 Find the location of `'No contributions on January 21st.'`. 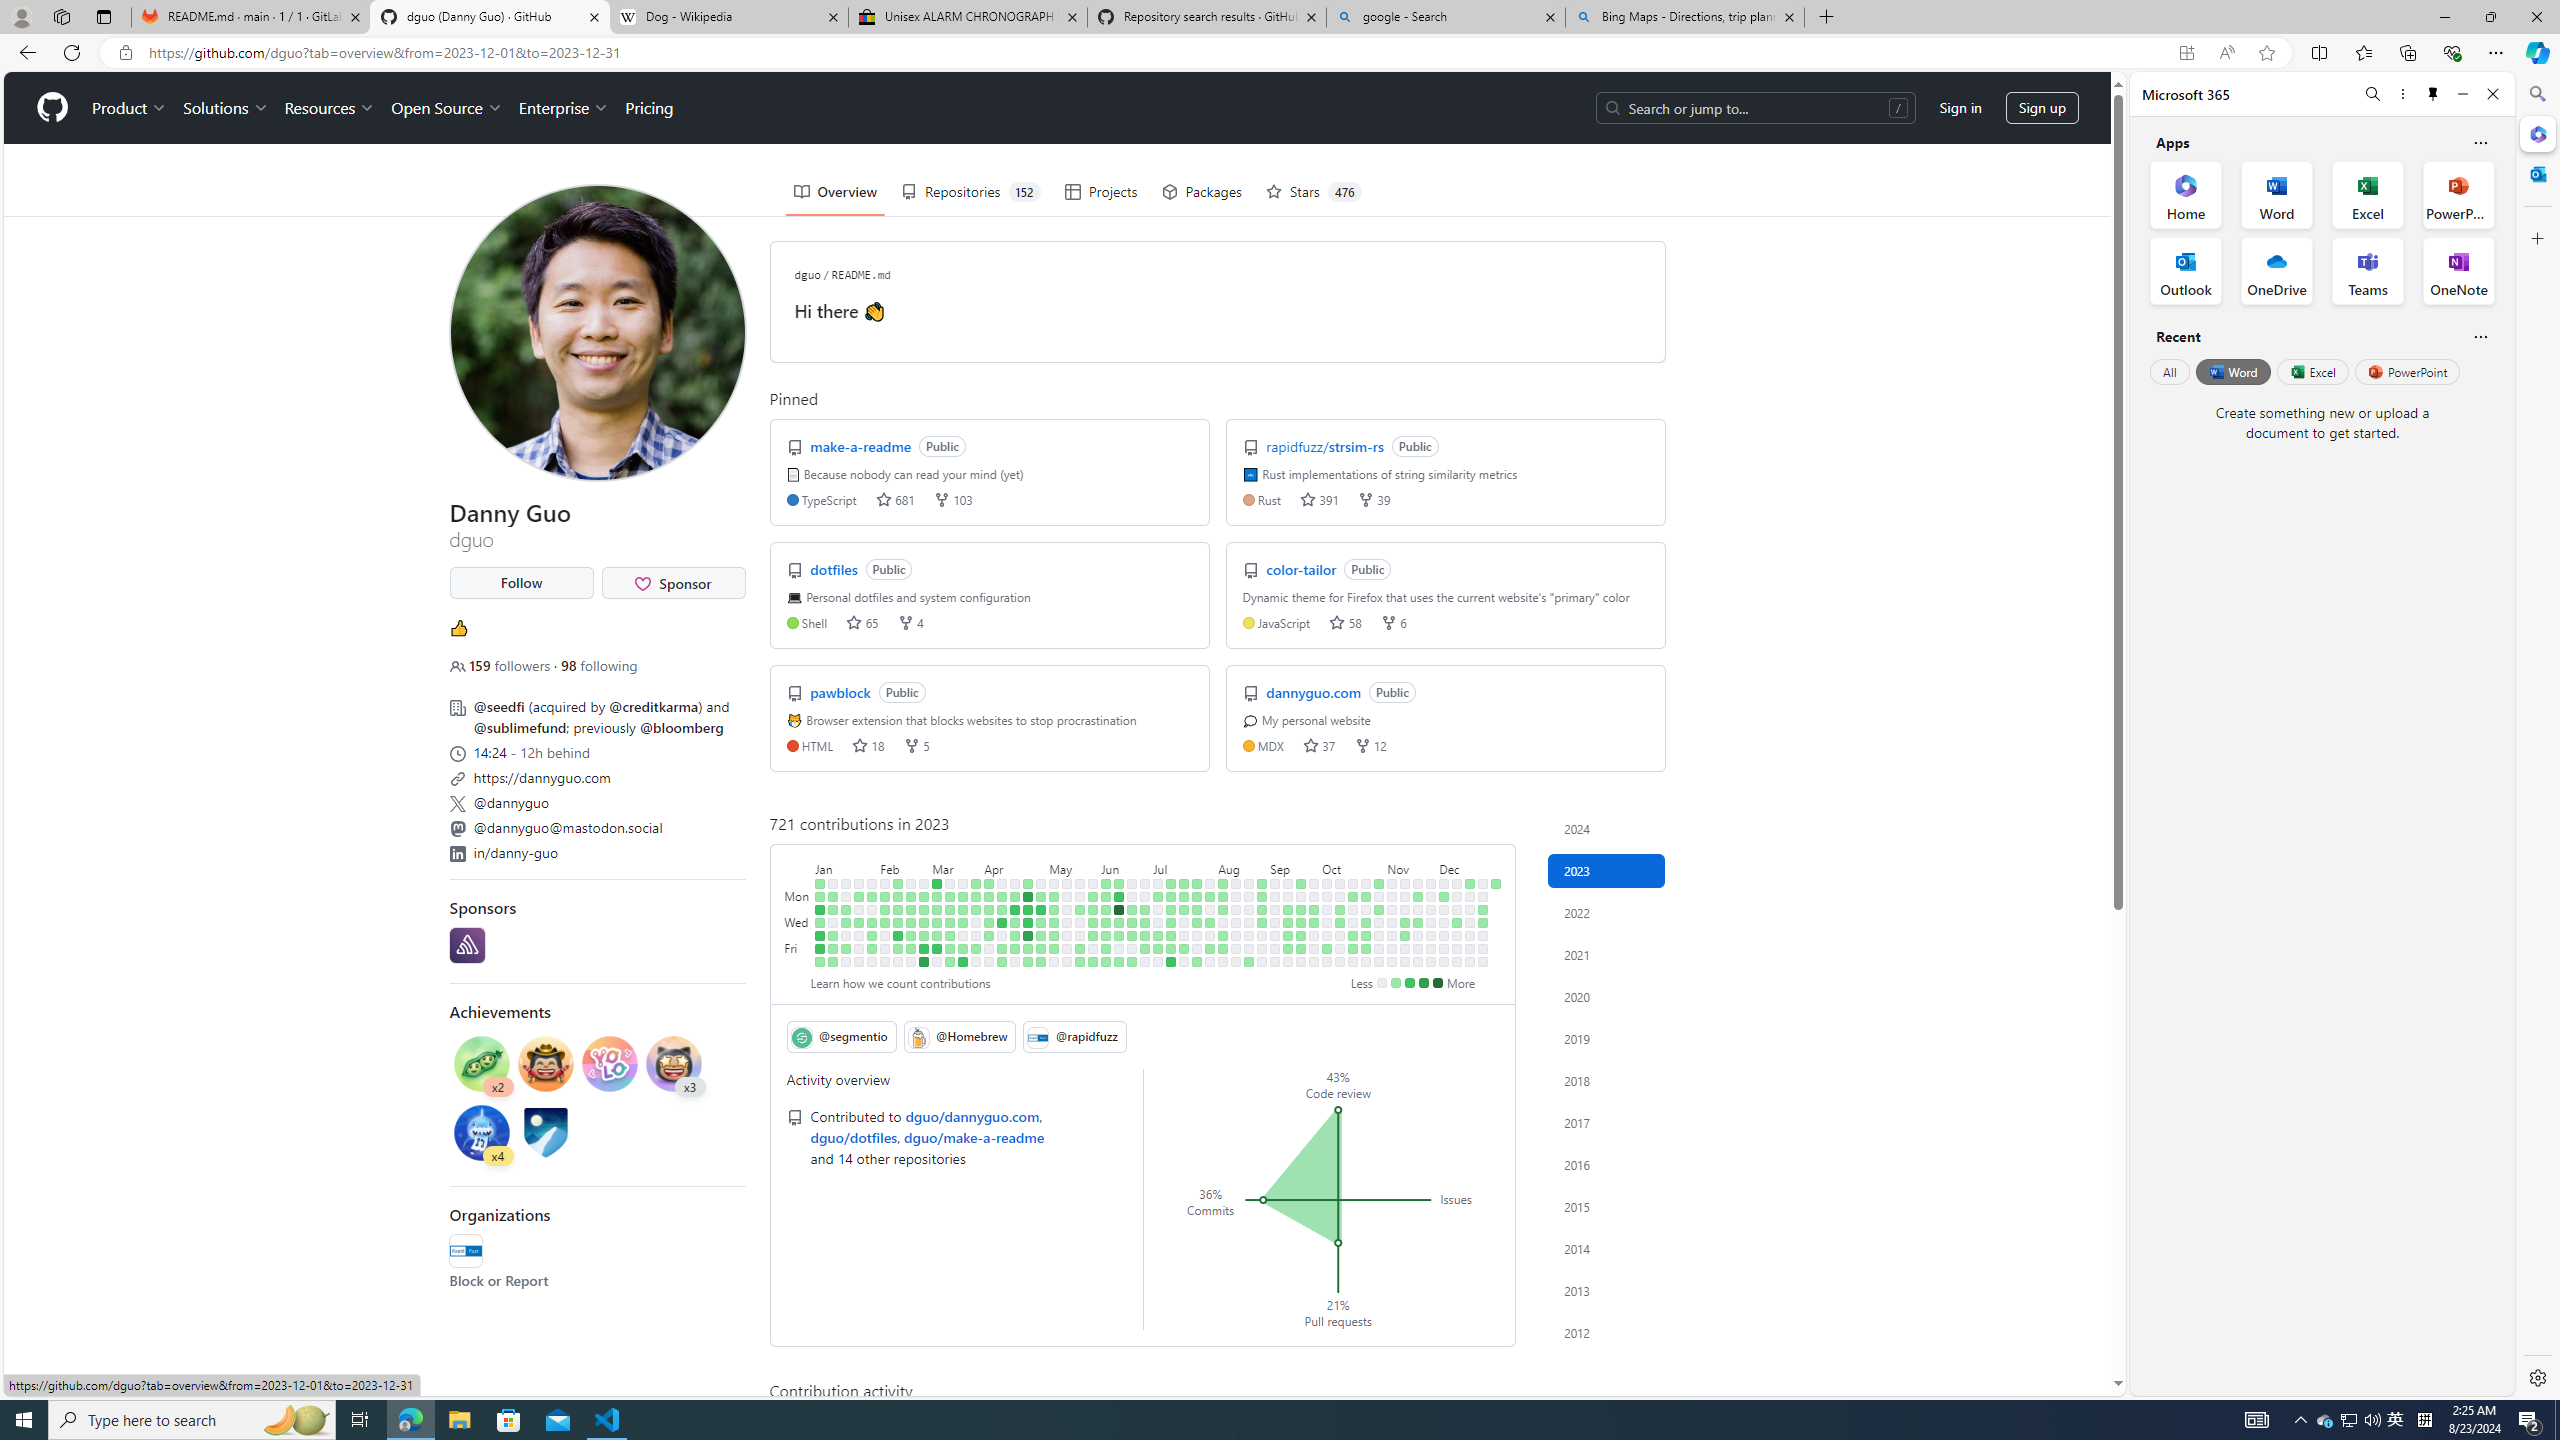

'No contributions on January 21st.' is located at coordinates (847, 961).